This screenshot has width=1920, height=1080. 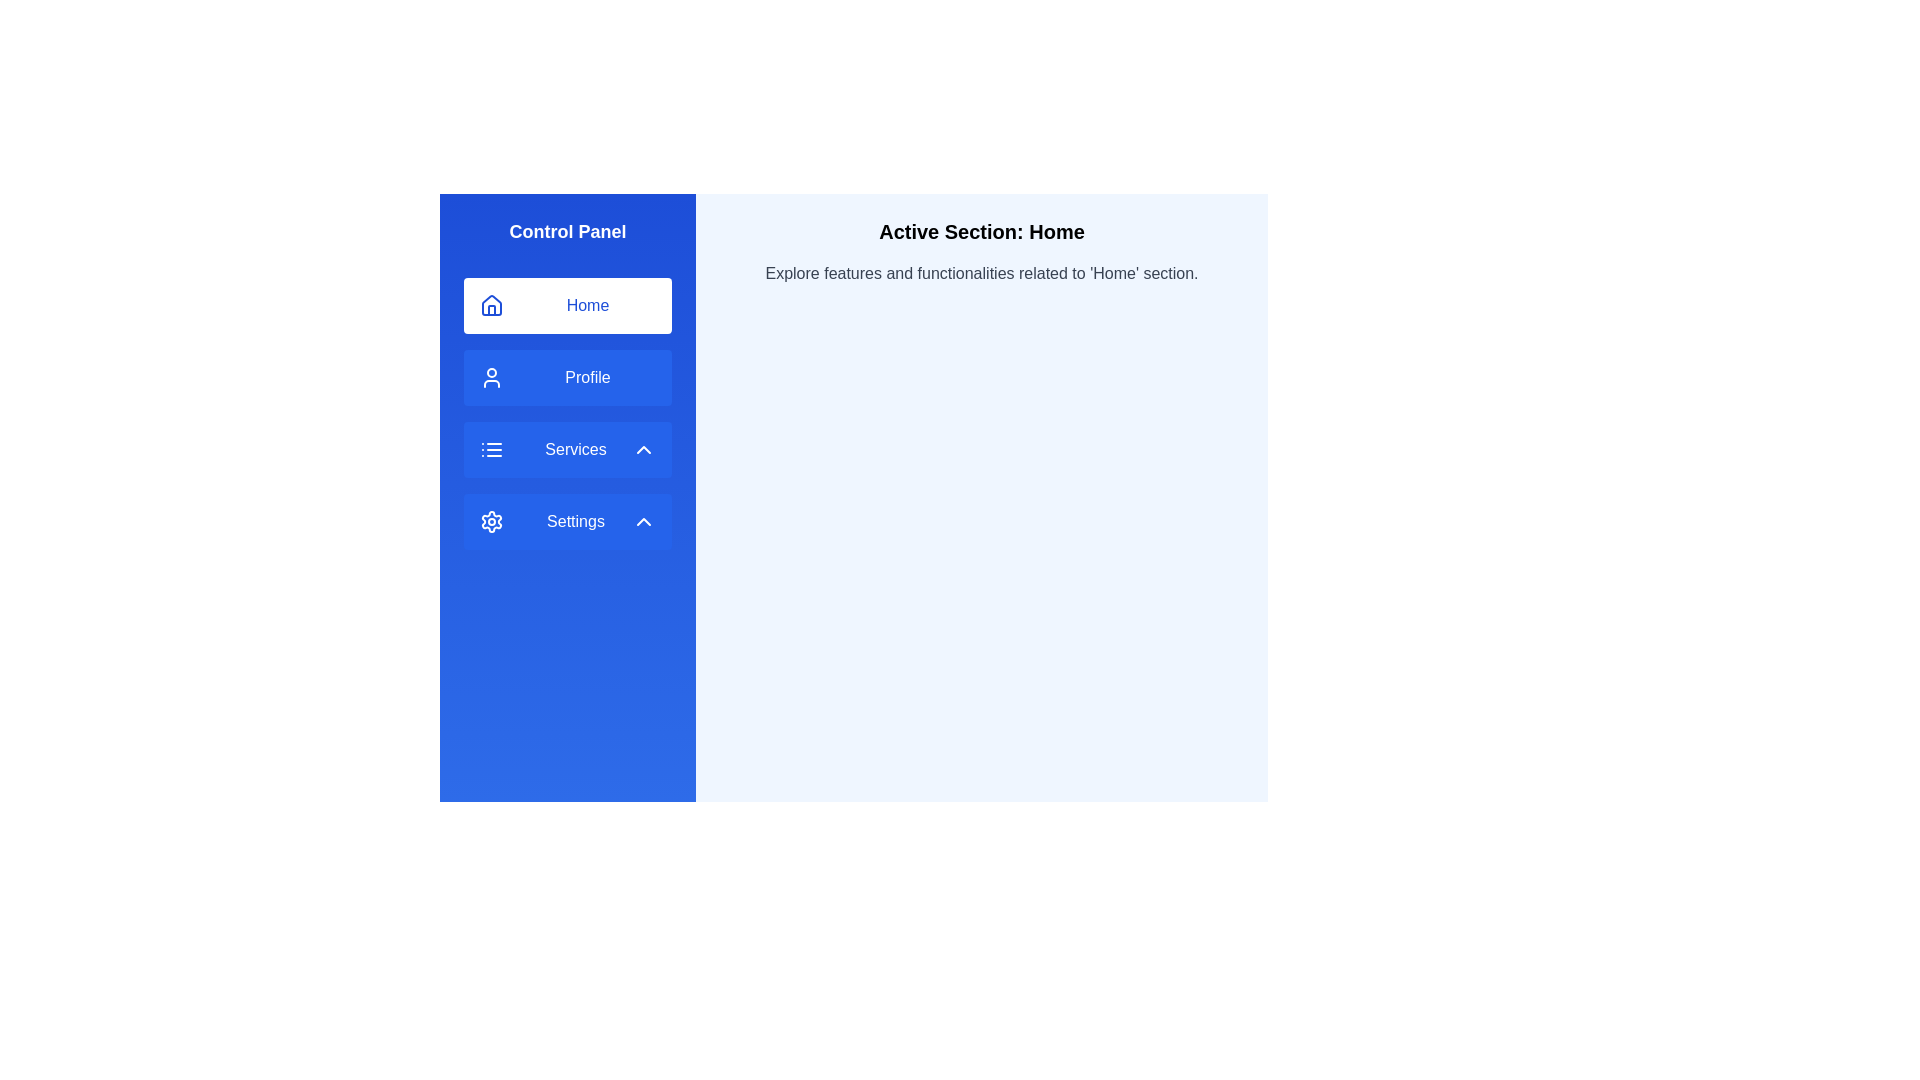 What do you see at coordinates (643, 450) in the screenshot?
I see `the upward-pointing chevron icon located at the right end of the 'Services' button in the left-side control menu` at bounding box center [643, 450].